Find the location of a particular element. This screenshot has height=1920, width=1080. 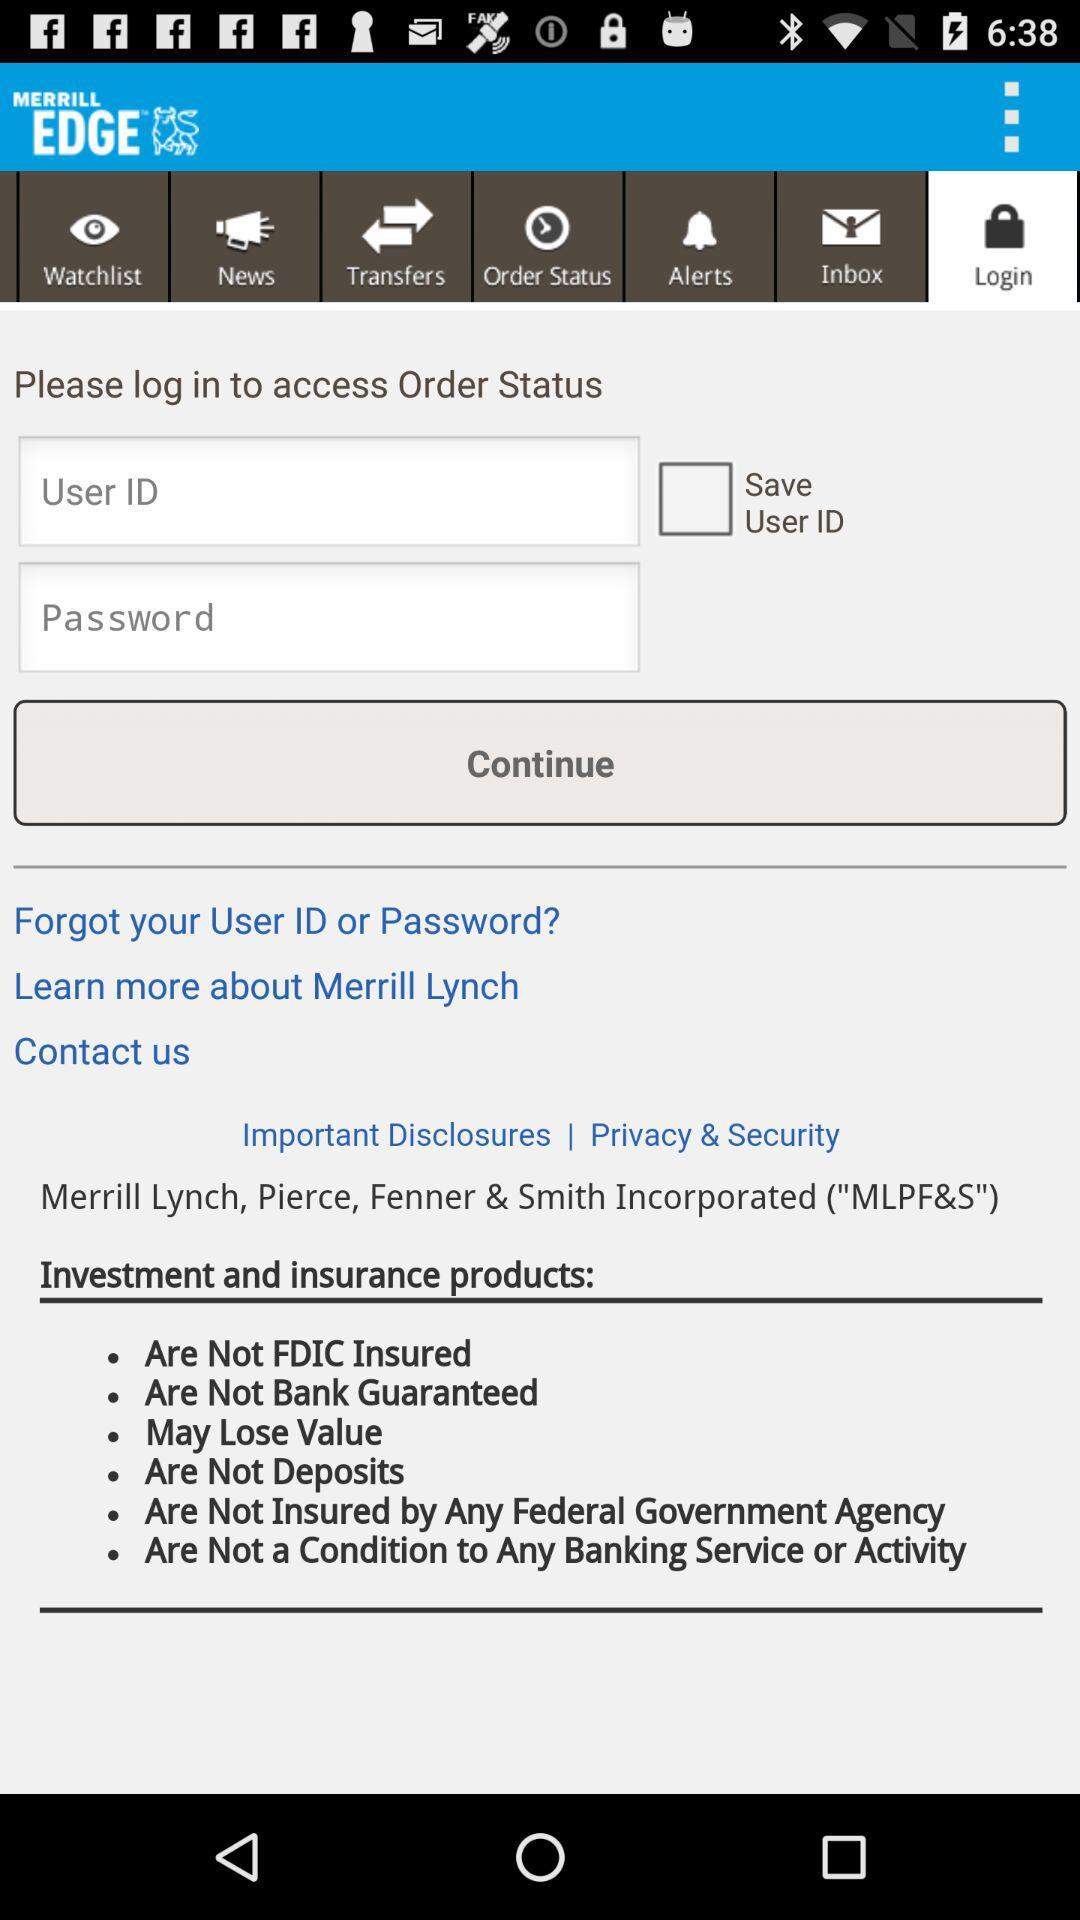

using the file is located at coordinates (1018, 115).